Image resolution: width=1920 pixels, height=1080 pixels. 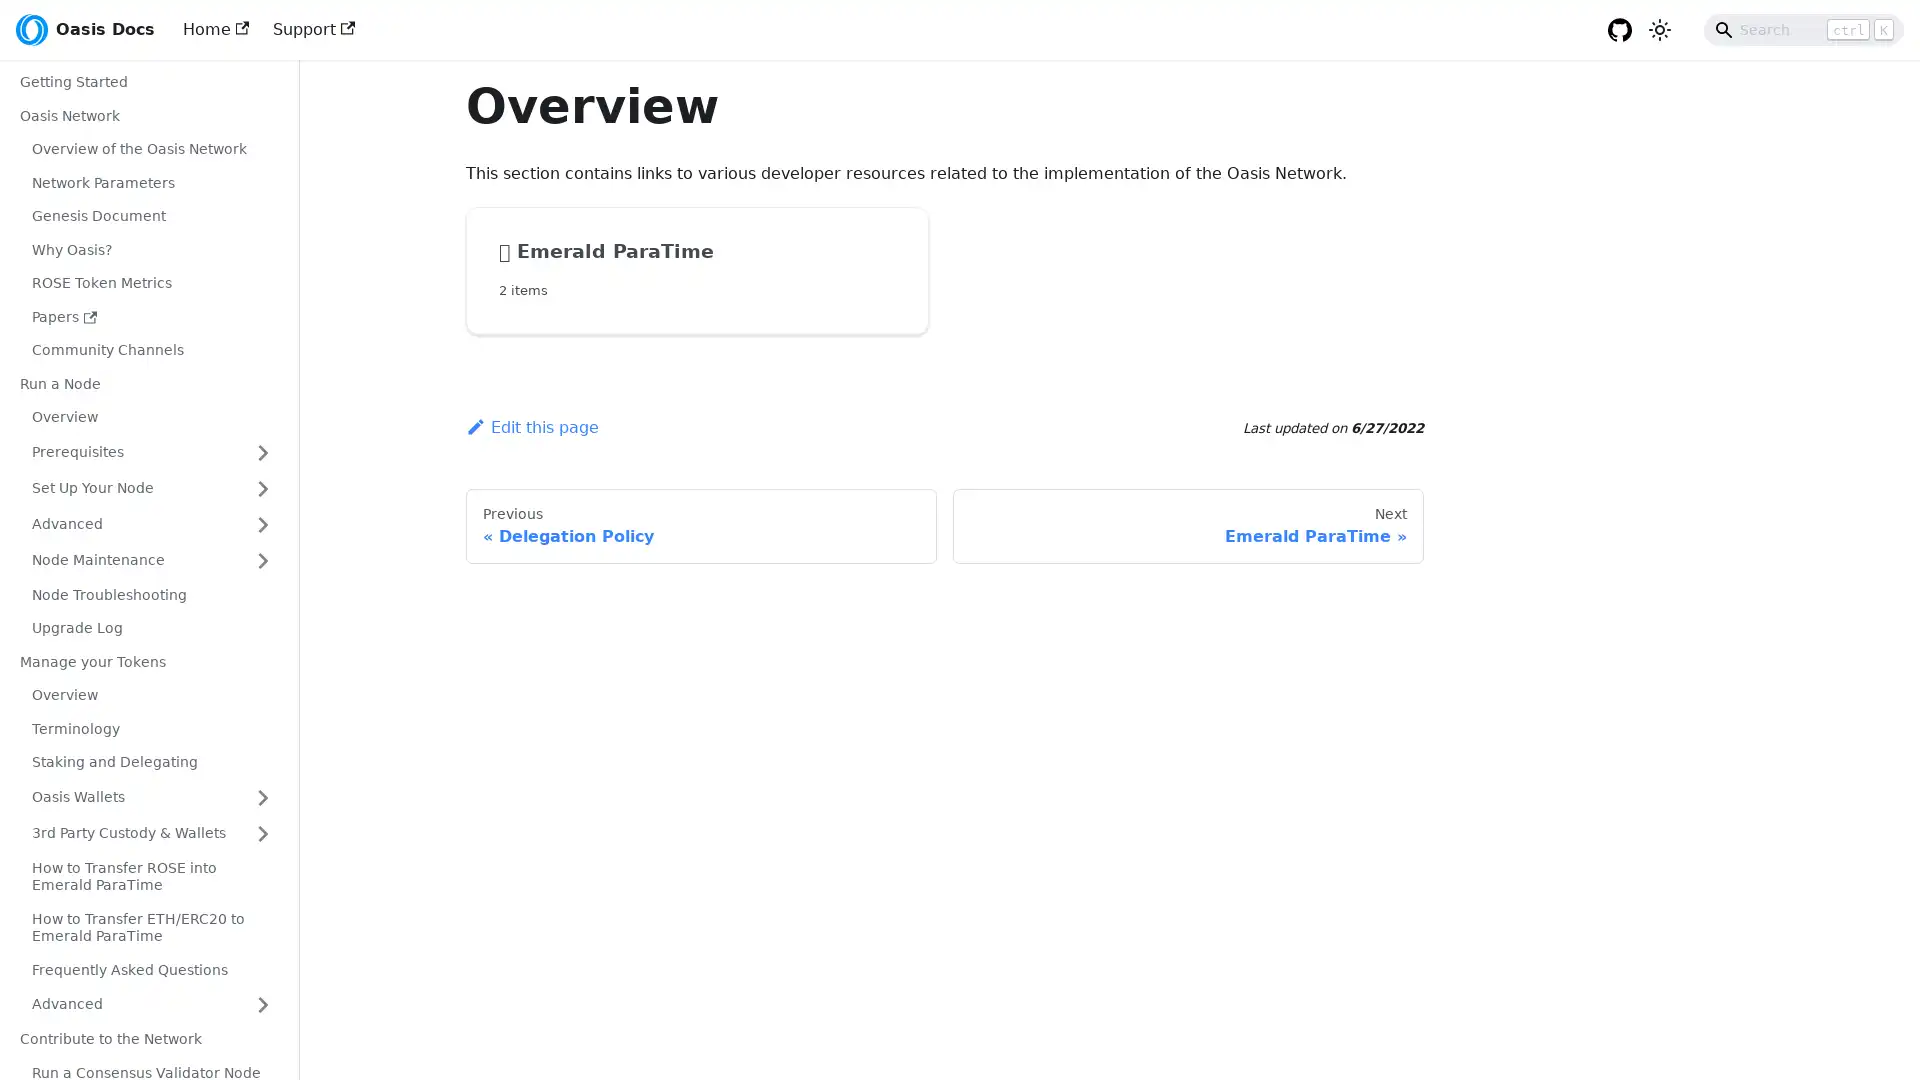 What do you see at coordinates (262, 559) in the screenshot?
I see `Toggle the collapsible sidebar category 'Node Maintenance'` at bounding box center [262, 559].